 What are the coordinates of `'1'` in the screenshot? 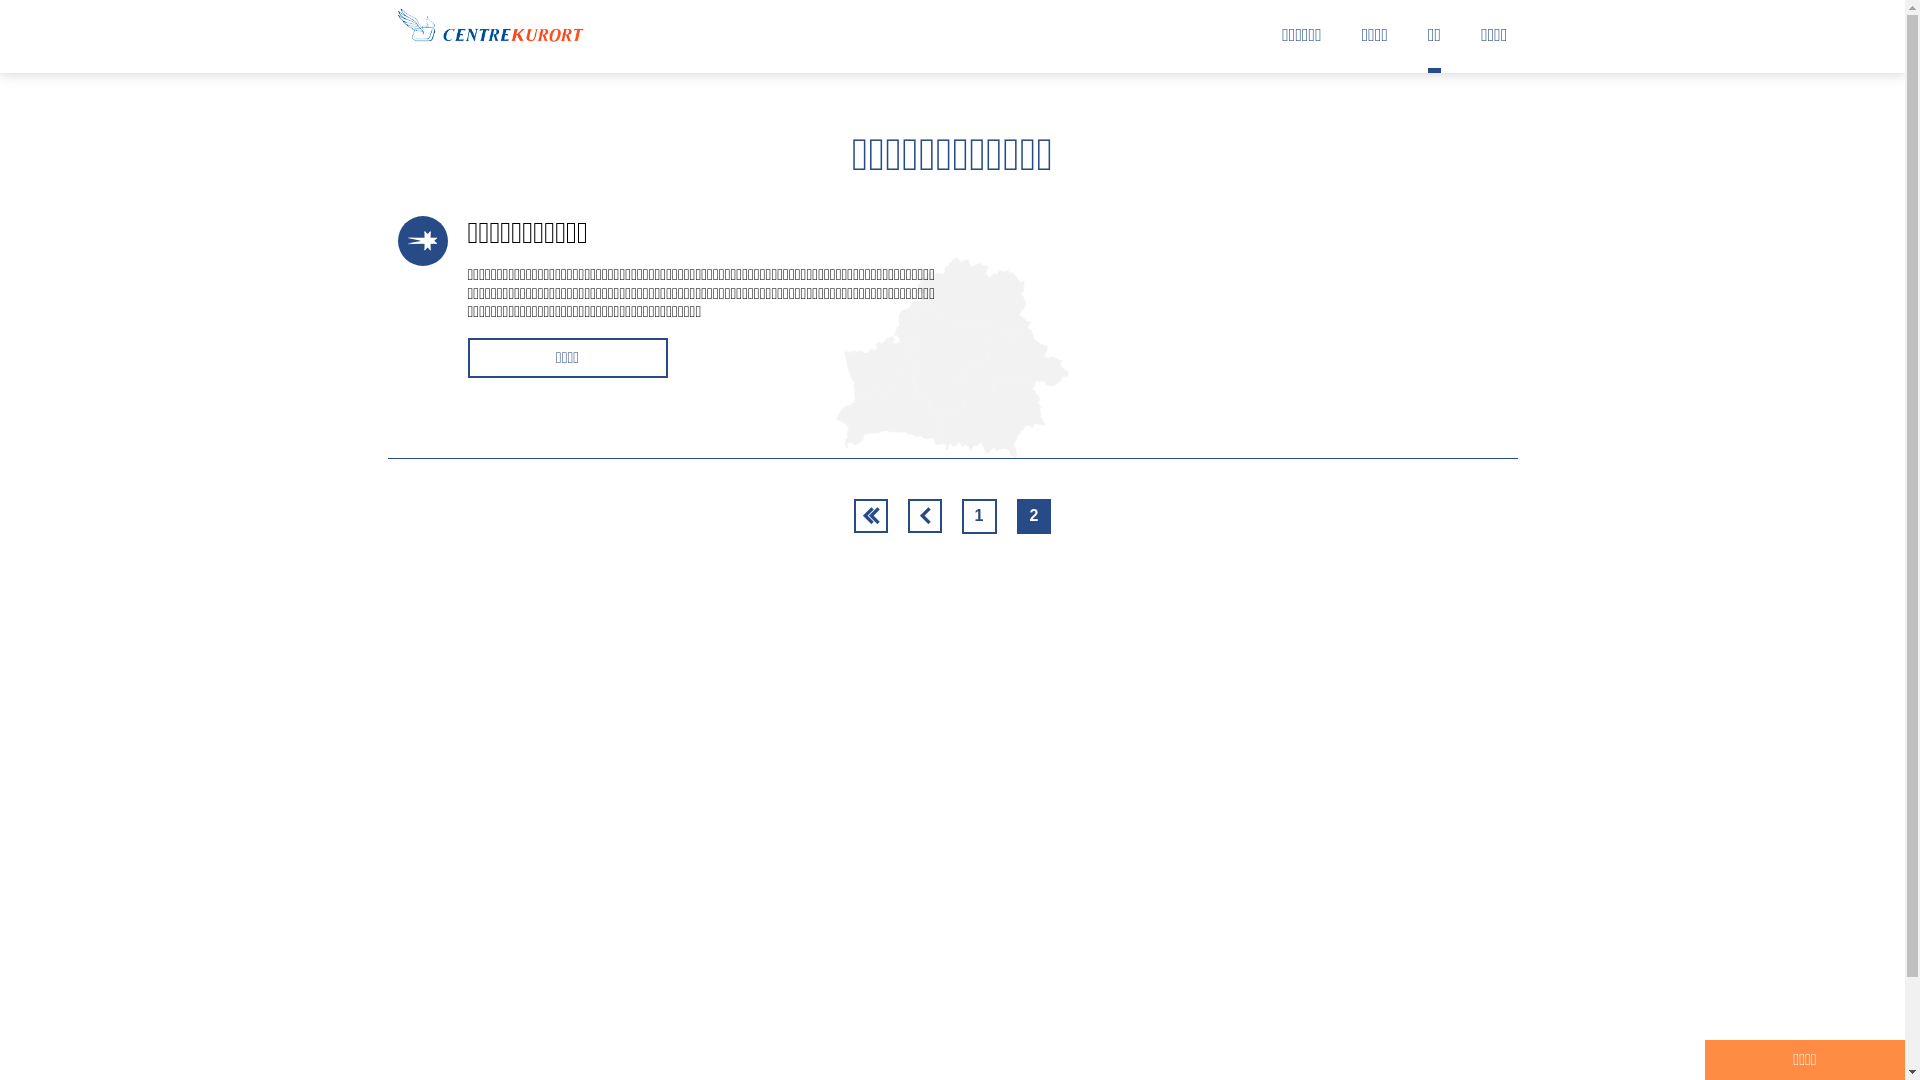 It's located at (979, 515).